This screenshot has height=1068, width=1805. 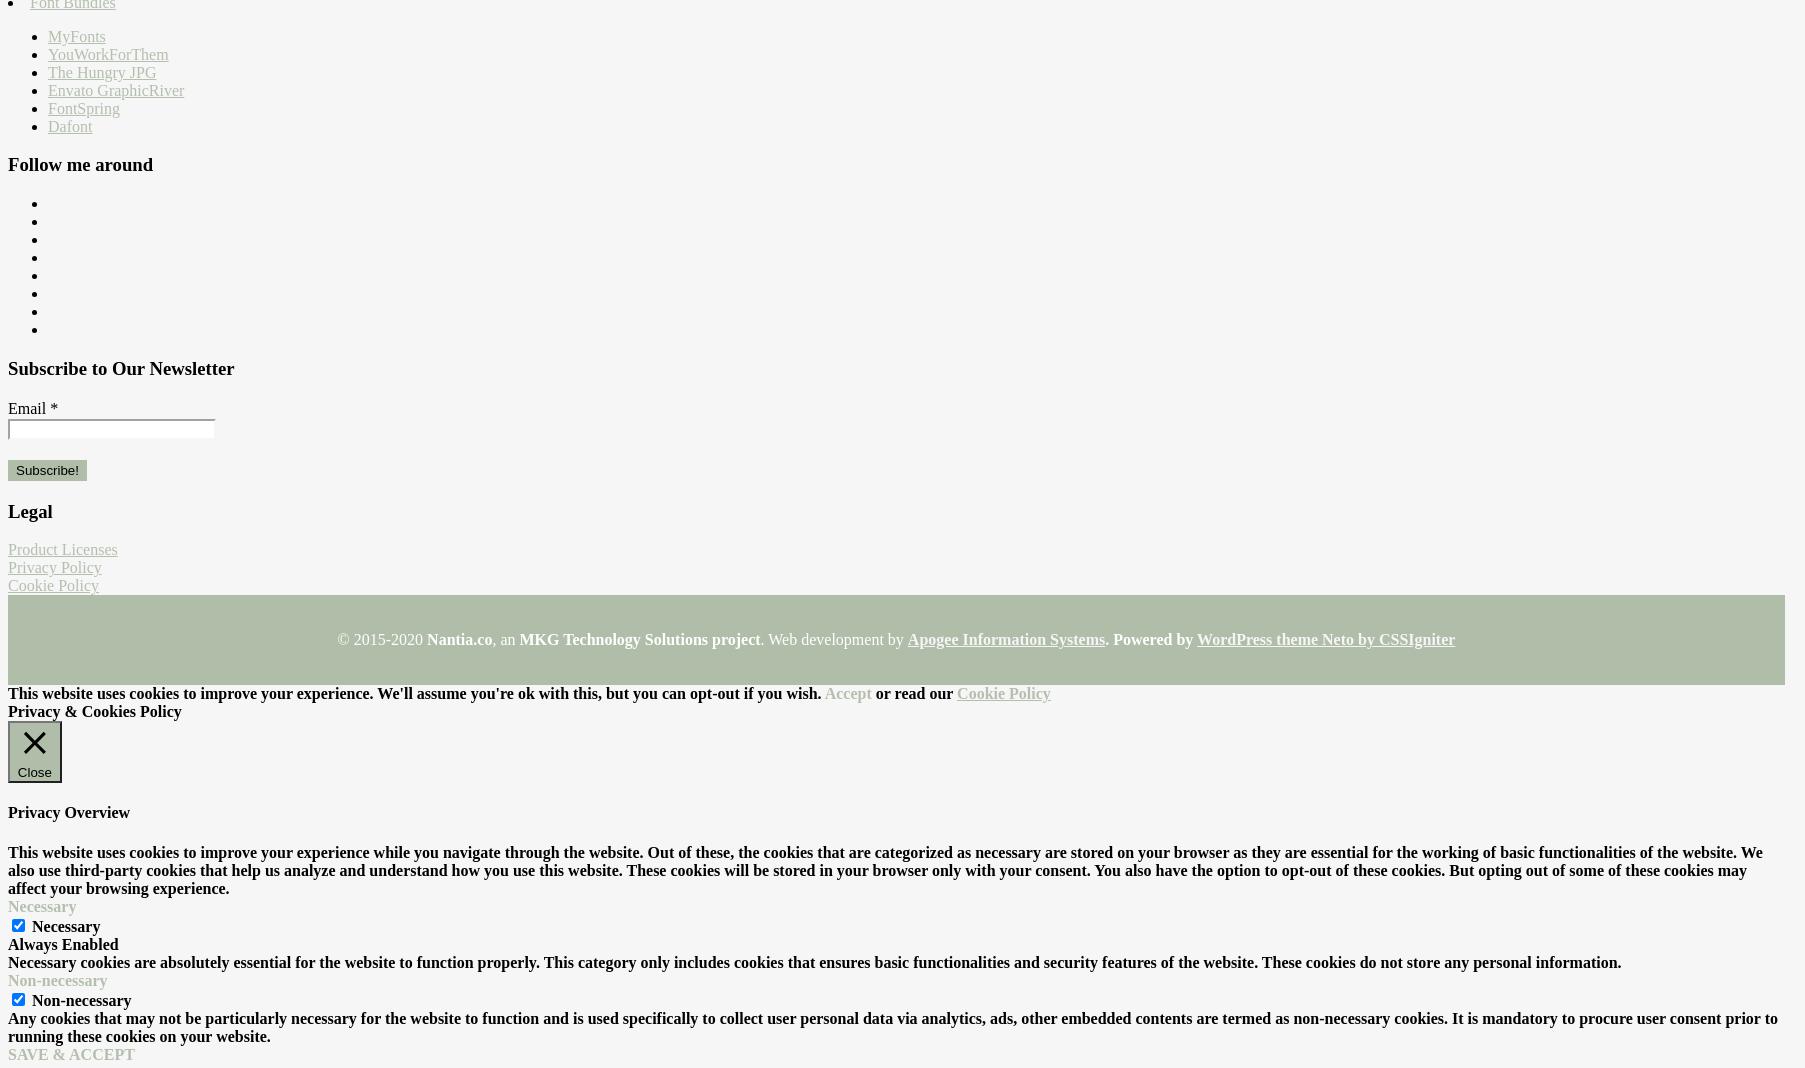 What do you see at coordinates (1004, 638) in the screenshot?
I see `'Apogee Information Systems'` at bounding box center [1004, 638].